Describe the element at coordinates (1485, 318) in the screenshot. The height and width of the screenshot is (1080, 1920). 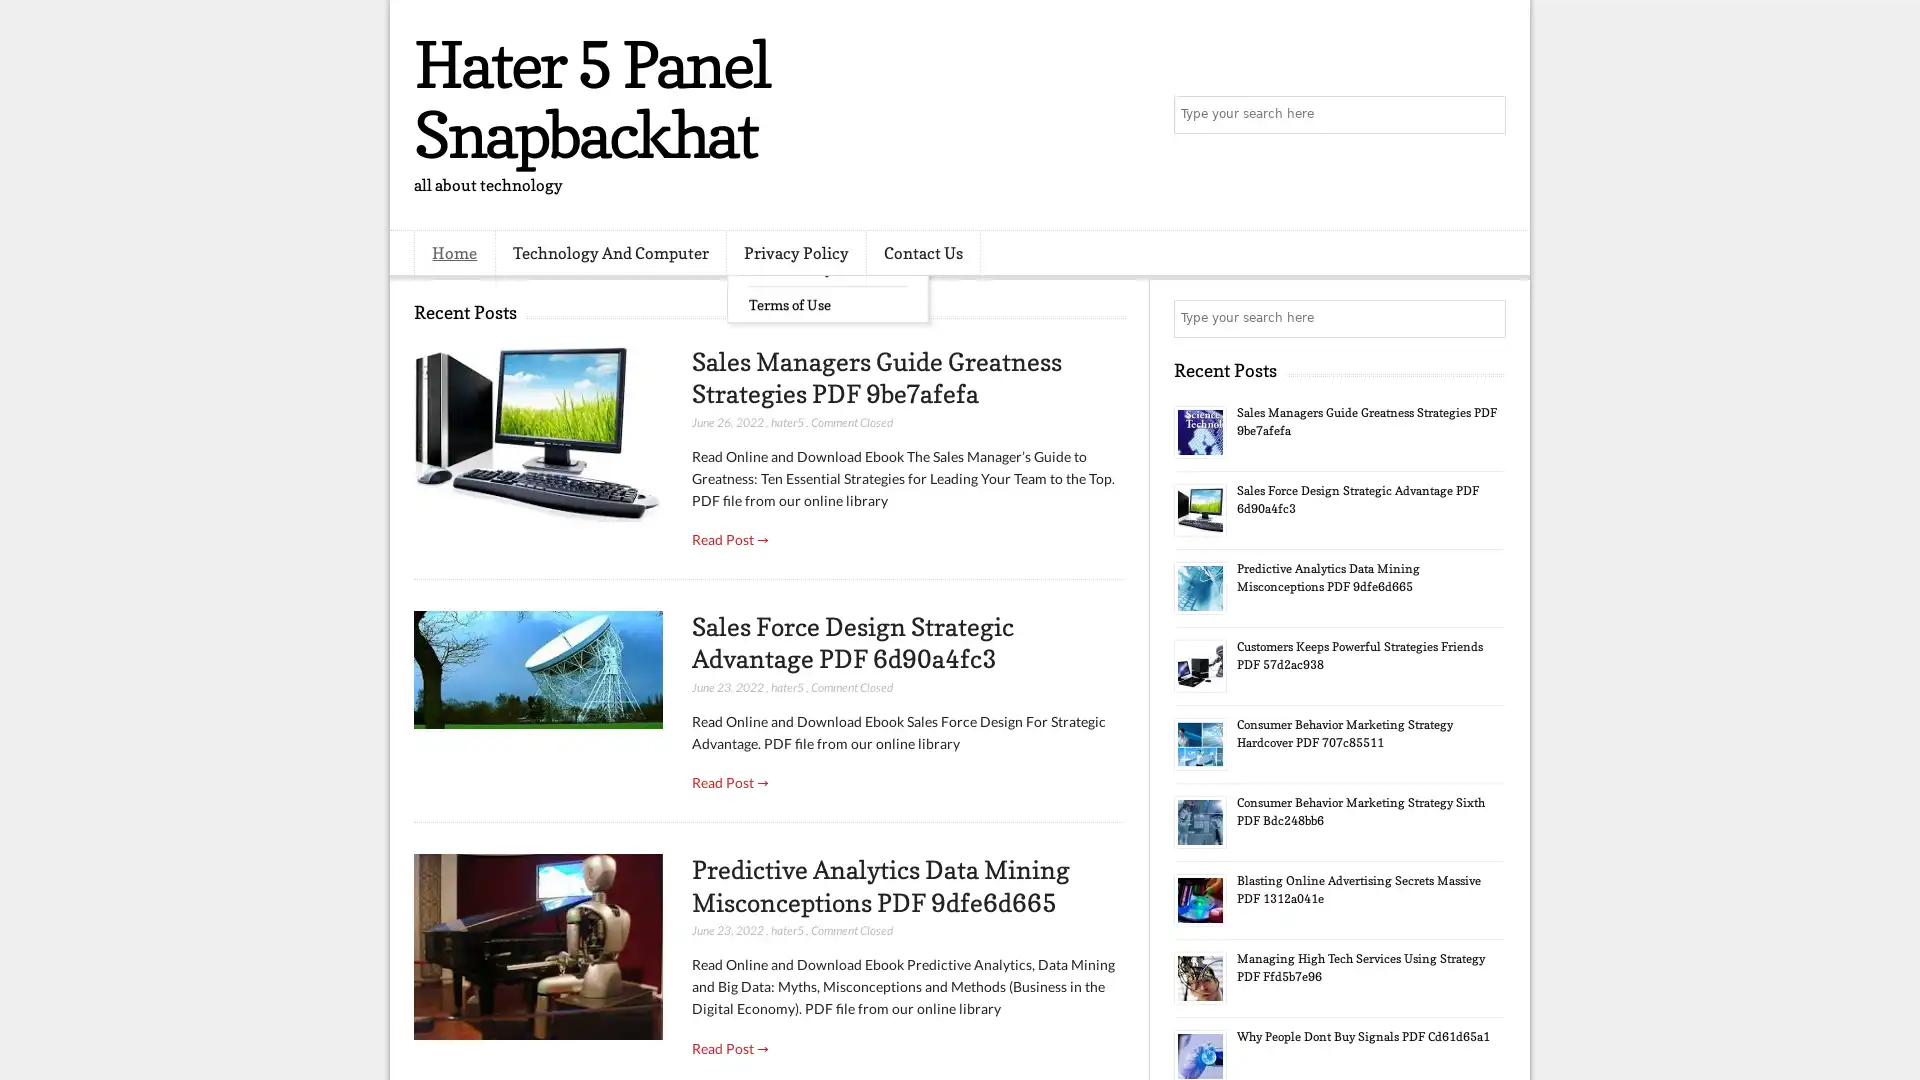
I see `Search` at that location.